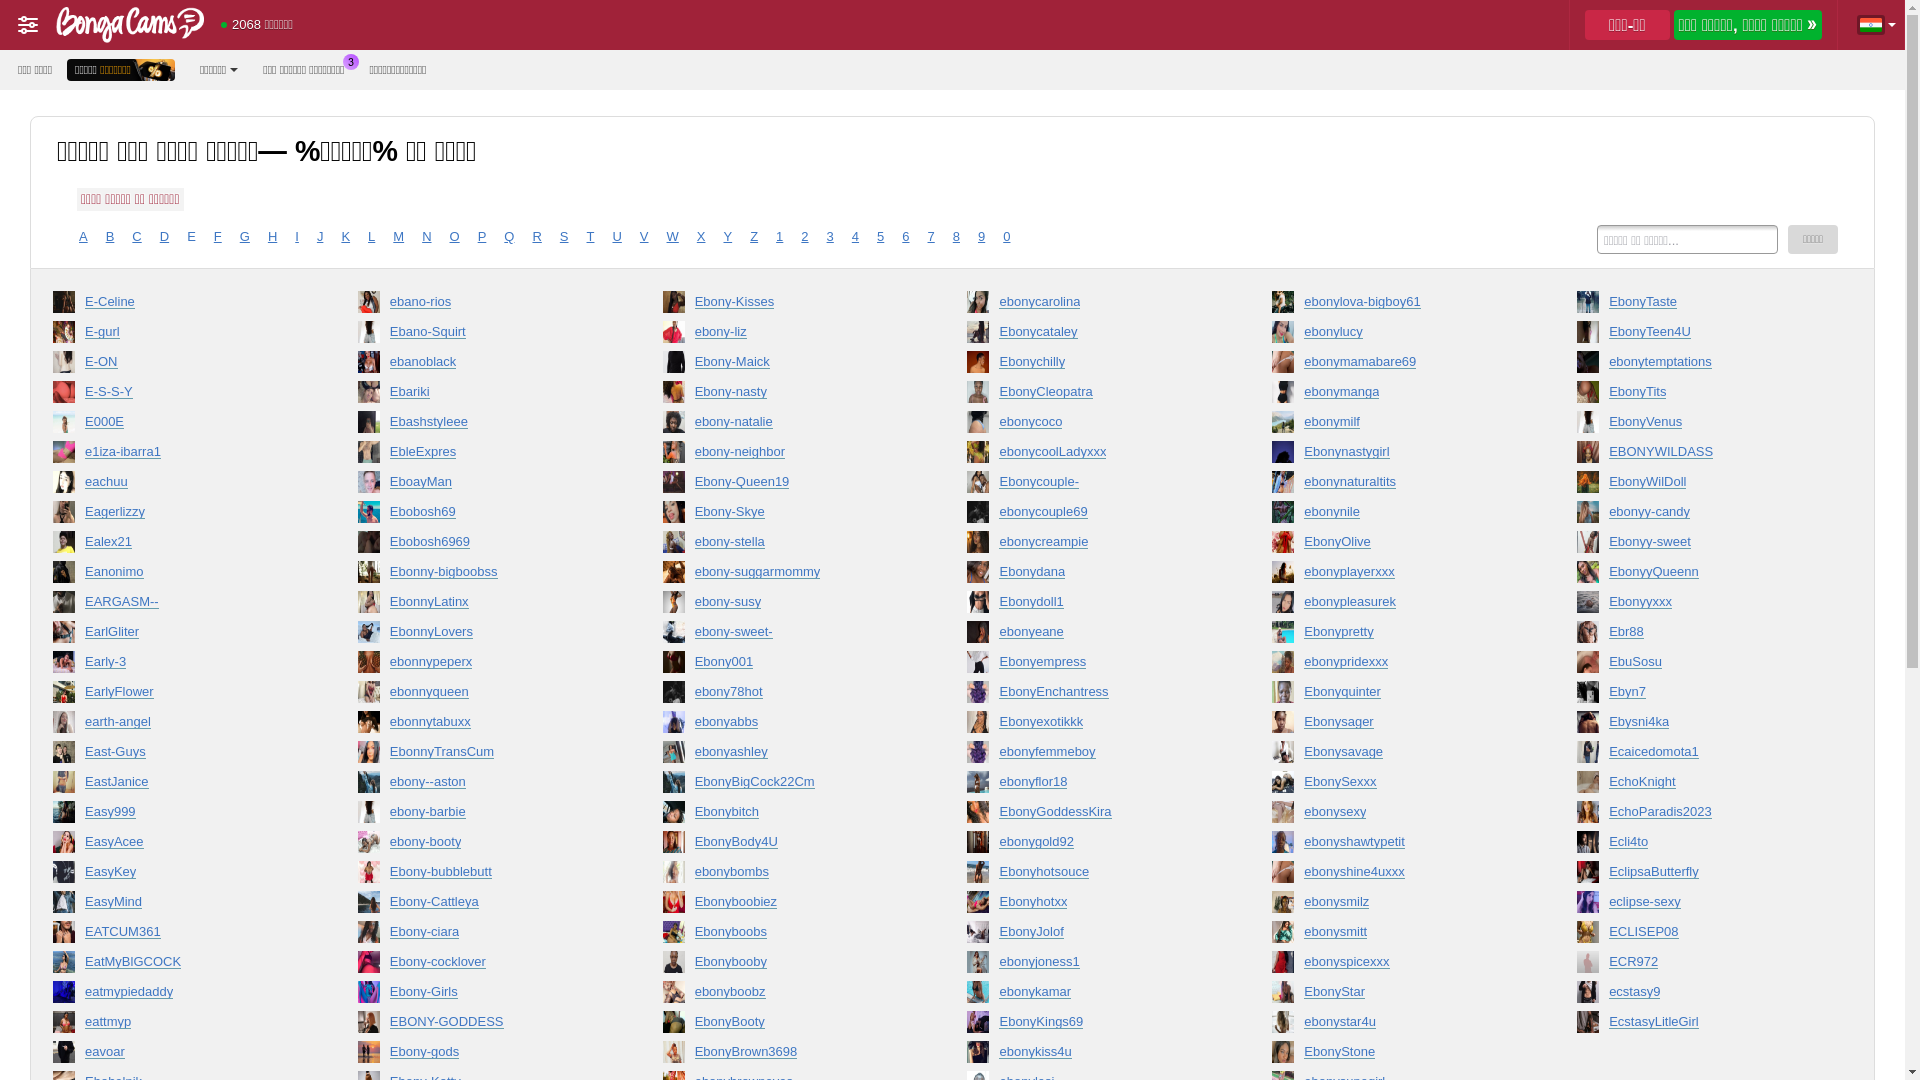 Image resolution: width=1920 pixels, height=1080 pixels. I want to click on 'e1iza-ibarra1', so click(52, 455).